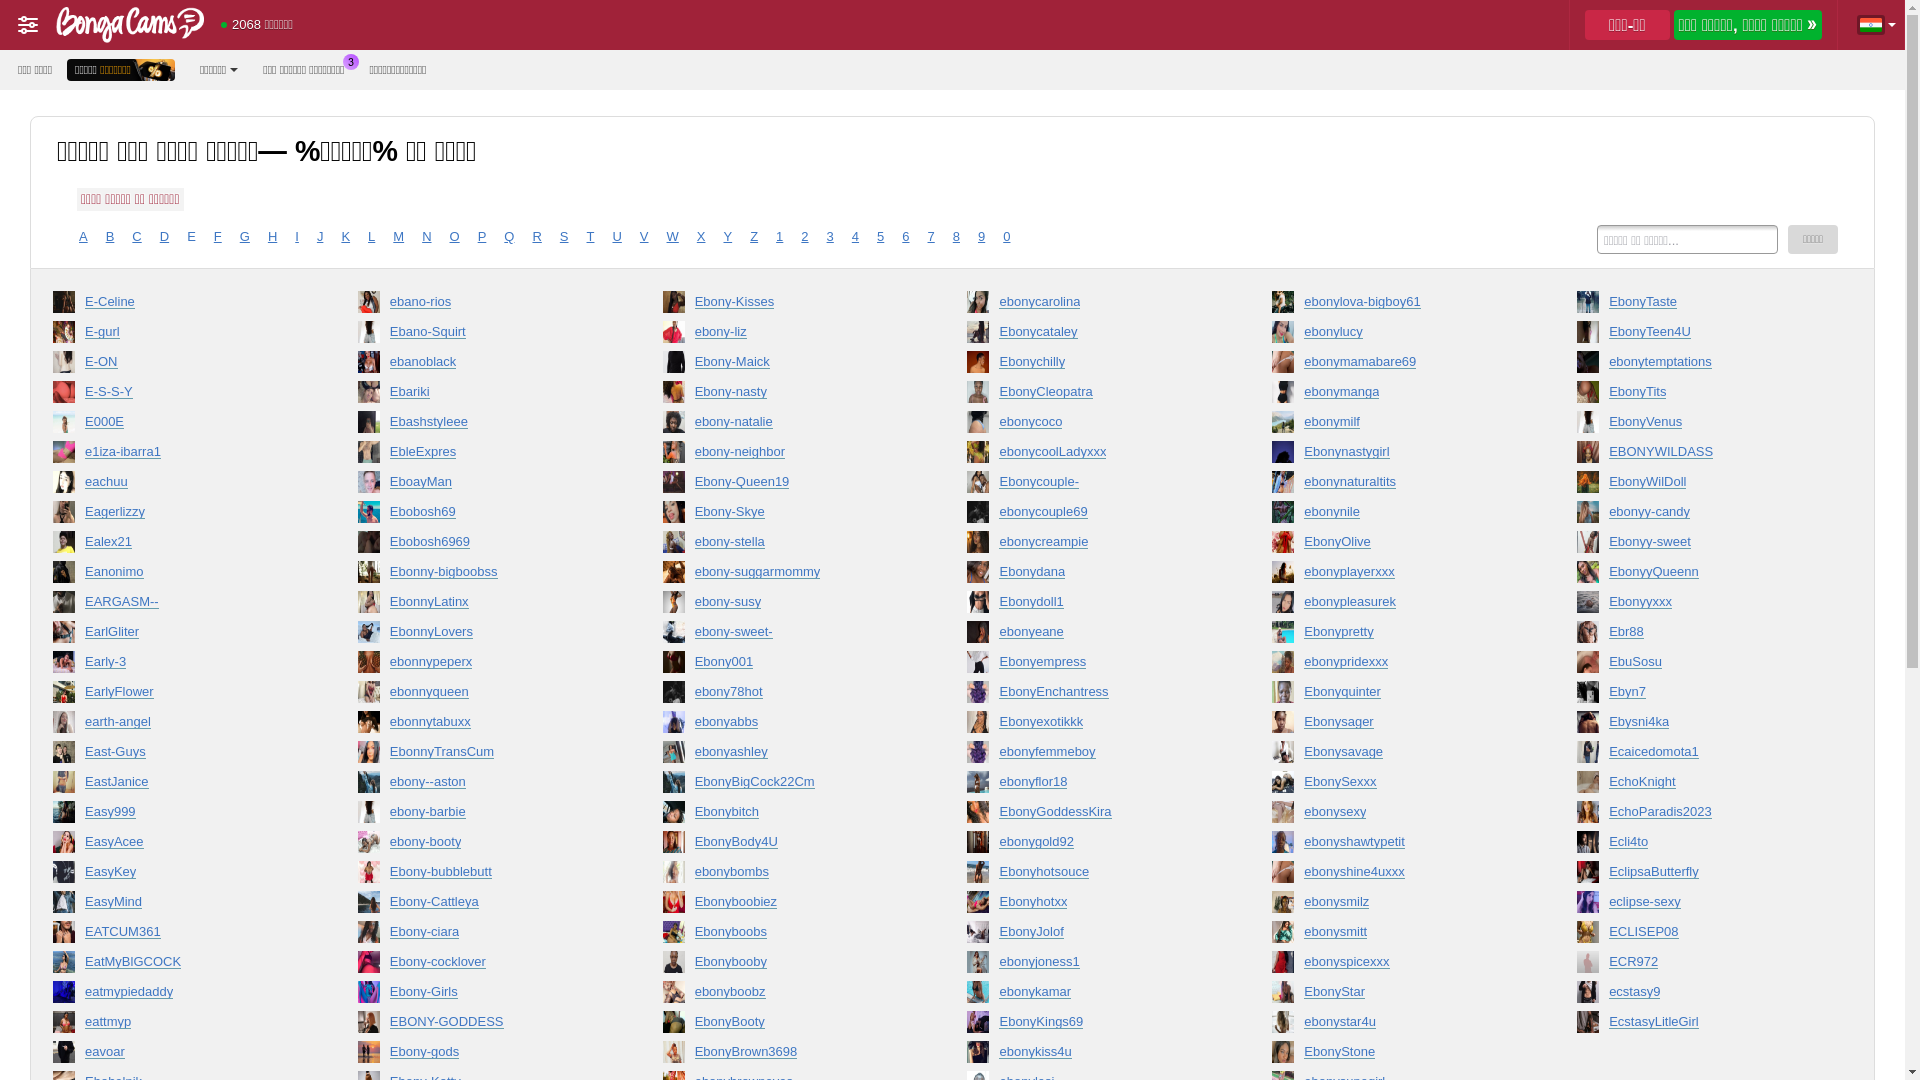 Image resolution: width=1920 pixels, height=1080 pixels. I want to click on 'e1iza-ibarra1', so click(52, 455).